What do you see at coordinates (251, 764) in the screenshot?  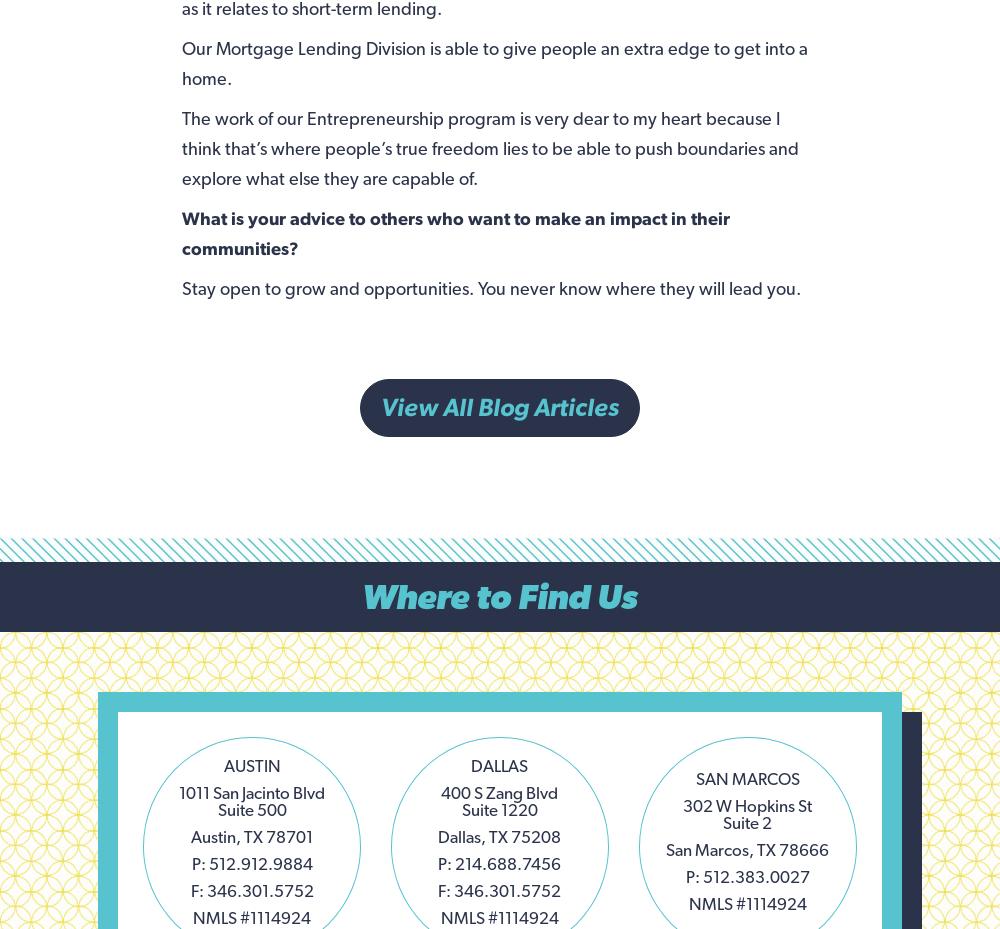 I see `'AUSTIN'` at bounding box center [251, 764].